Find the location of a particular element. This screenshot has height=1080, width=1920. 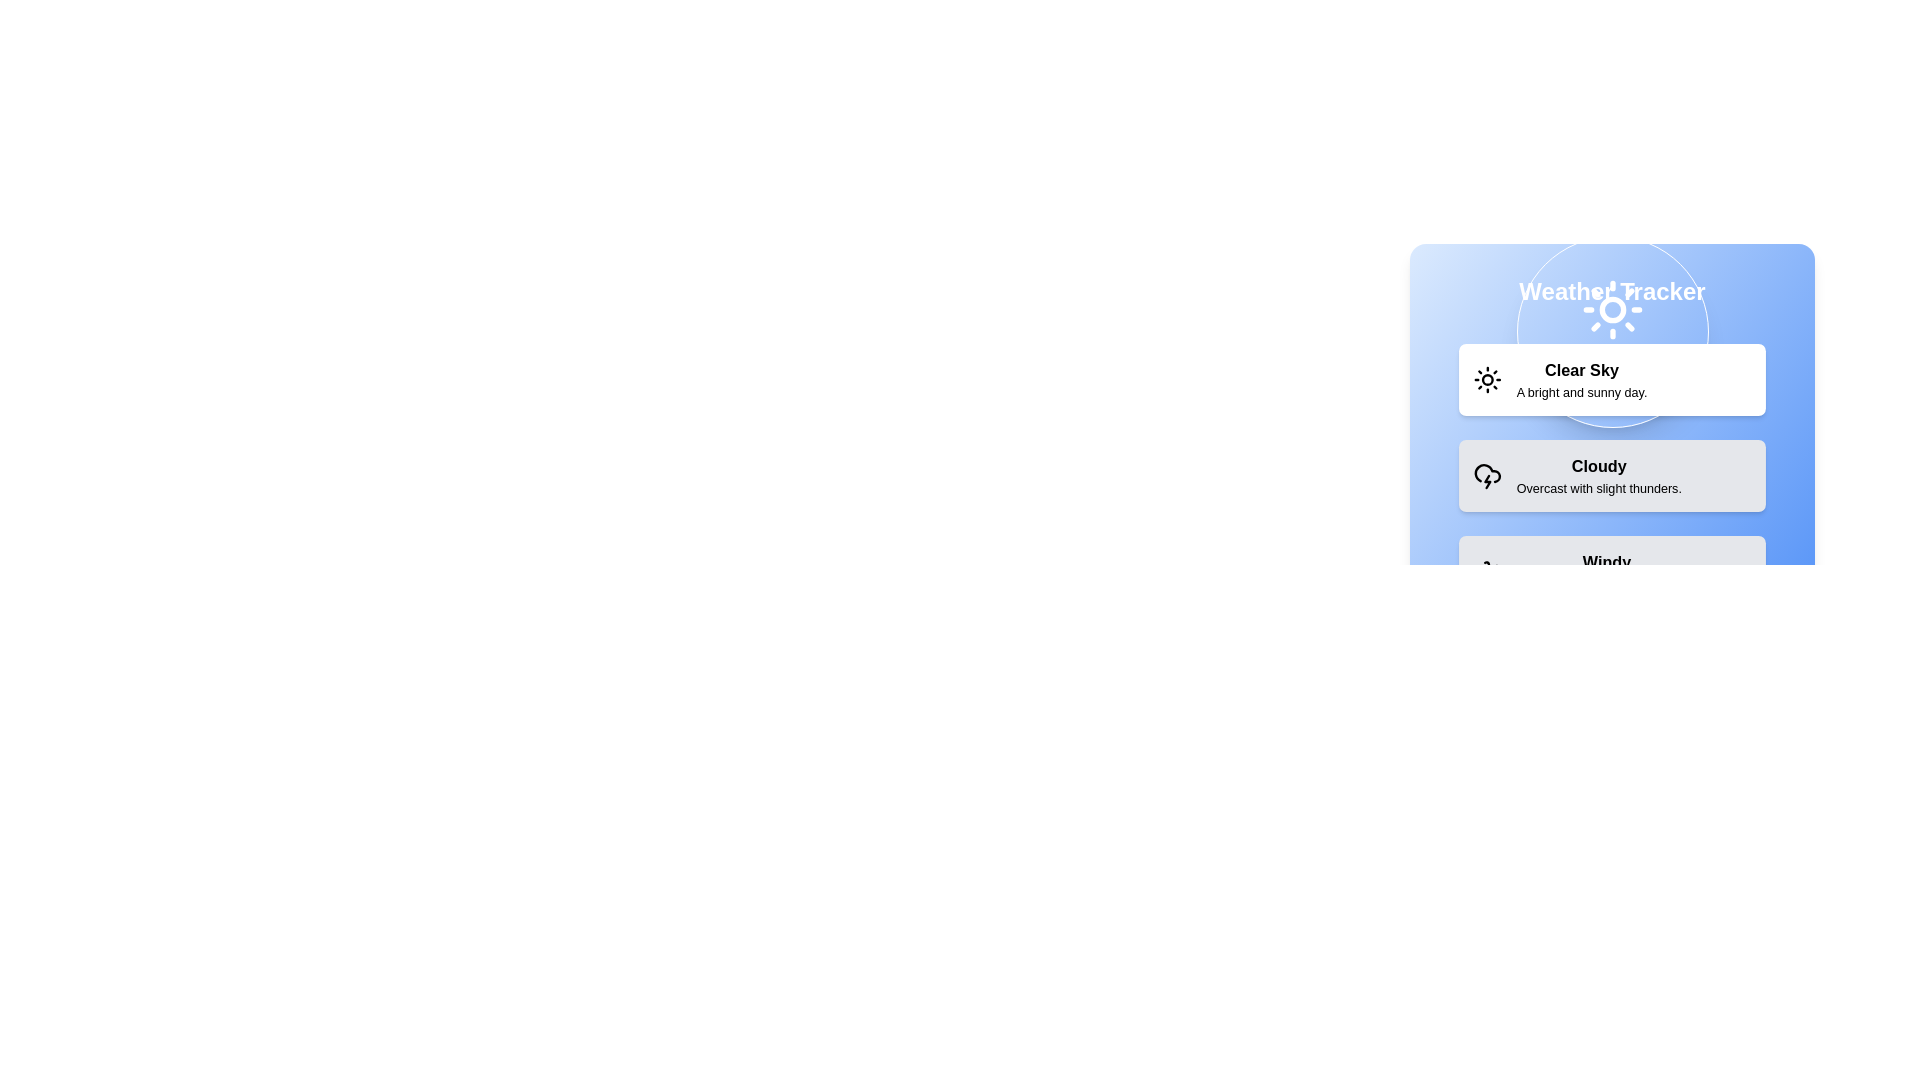

the second curved line from the bottom in the SVG graphic representing a wind symbol, located to the left of the 'Windy' label is located at coordinates (1487, 569).